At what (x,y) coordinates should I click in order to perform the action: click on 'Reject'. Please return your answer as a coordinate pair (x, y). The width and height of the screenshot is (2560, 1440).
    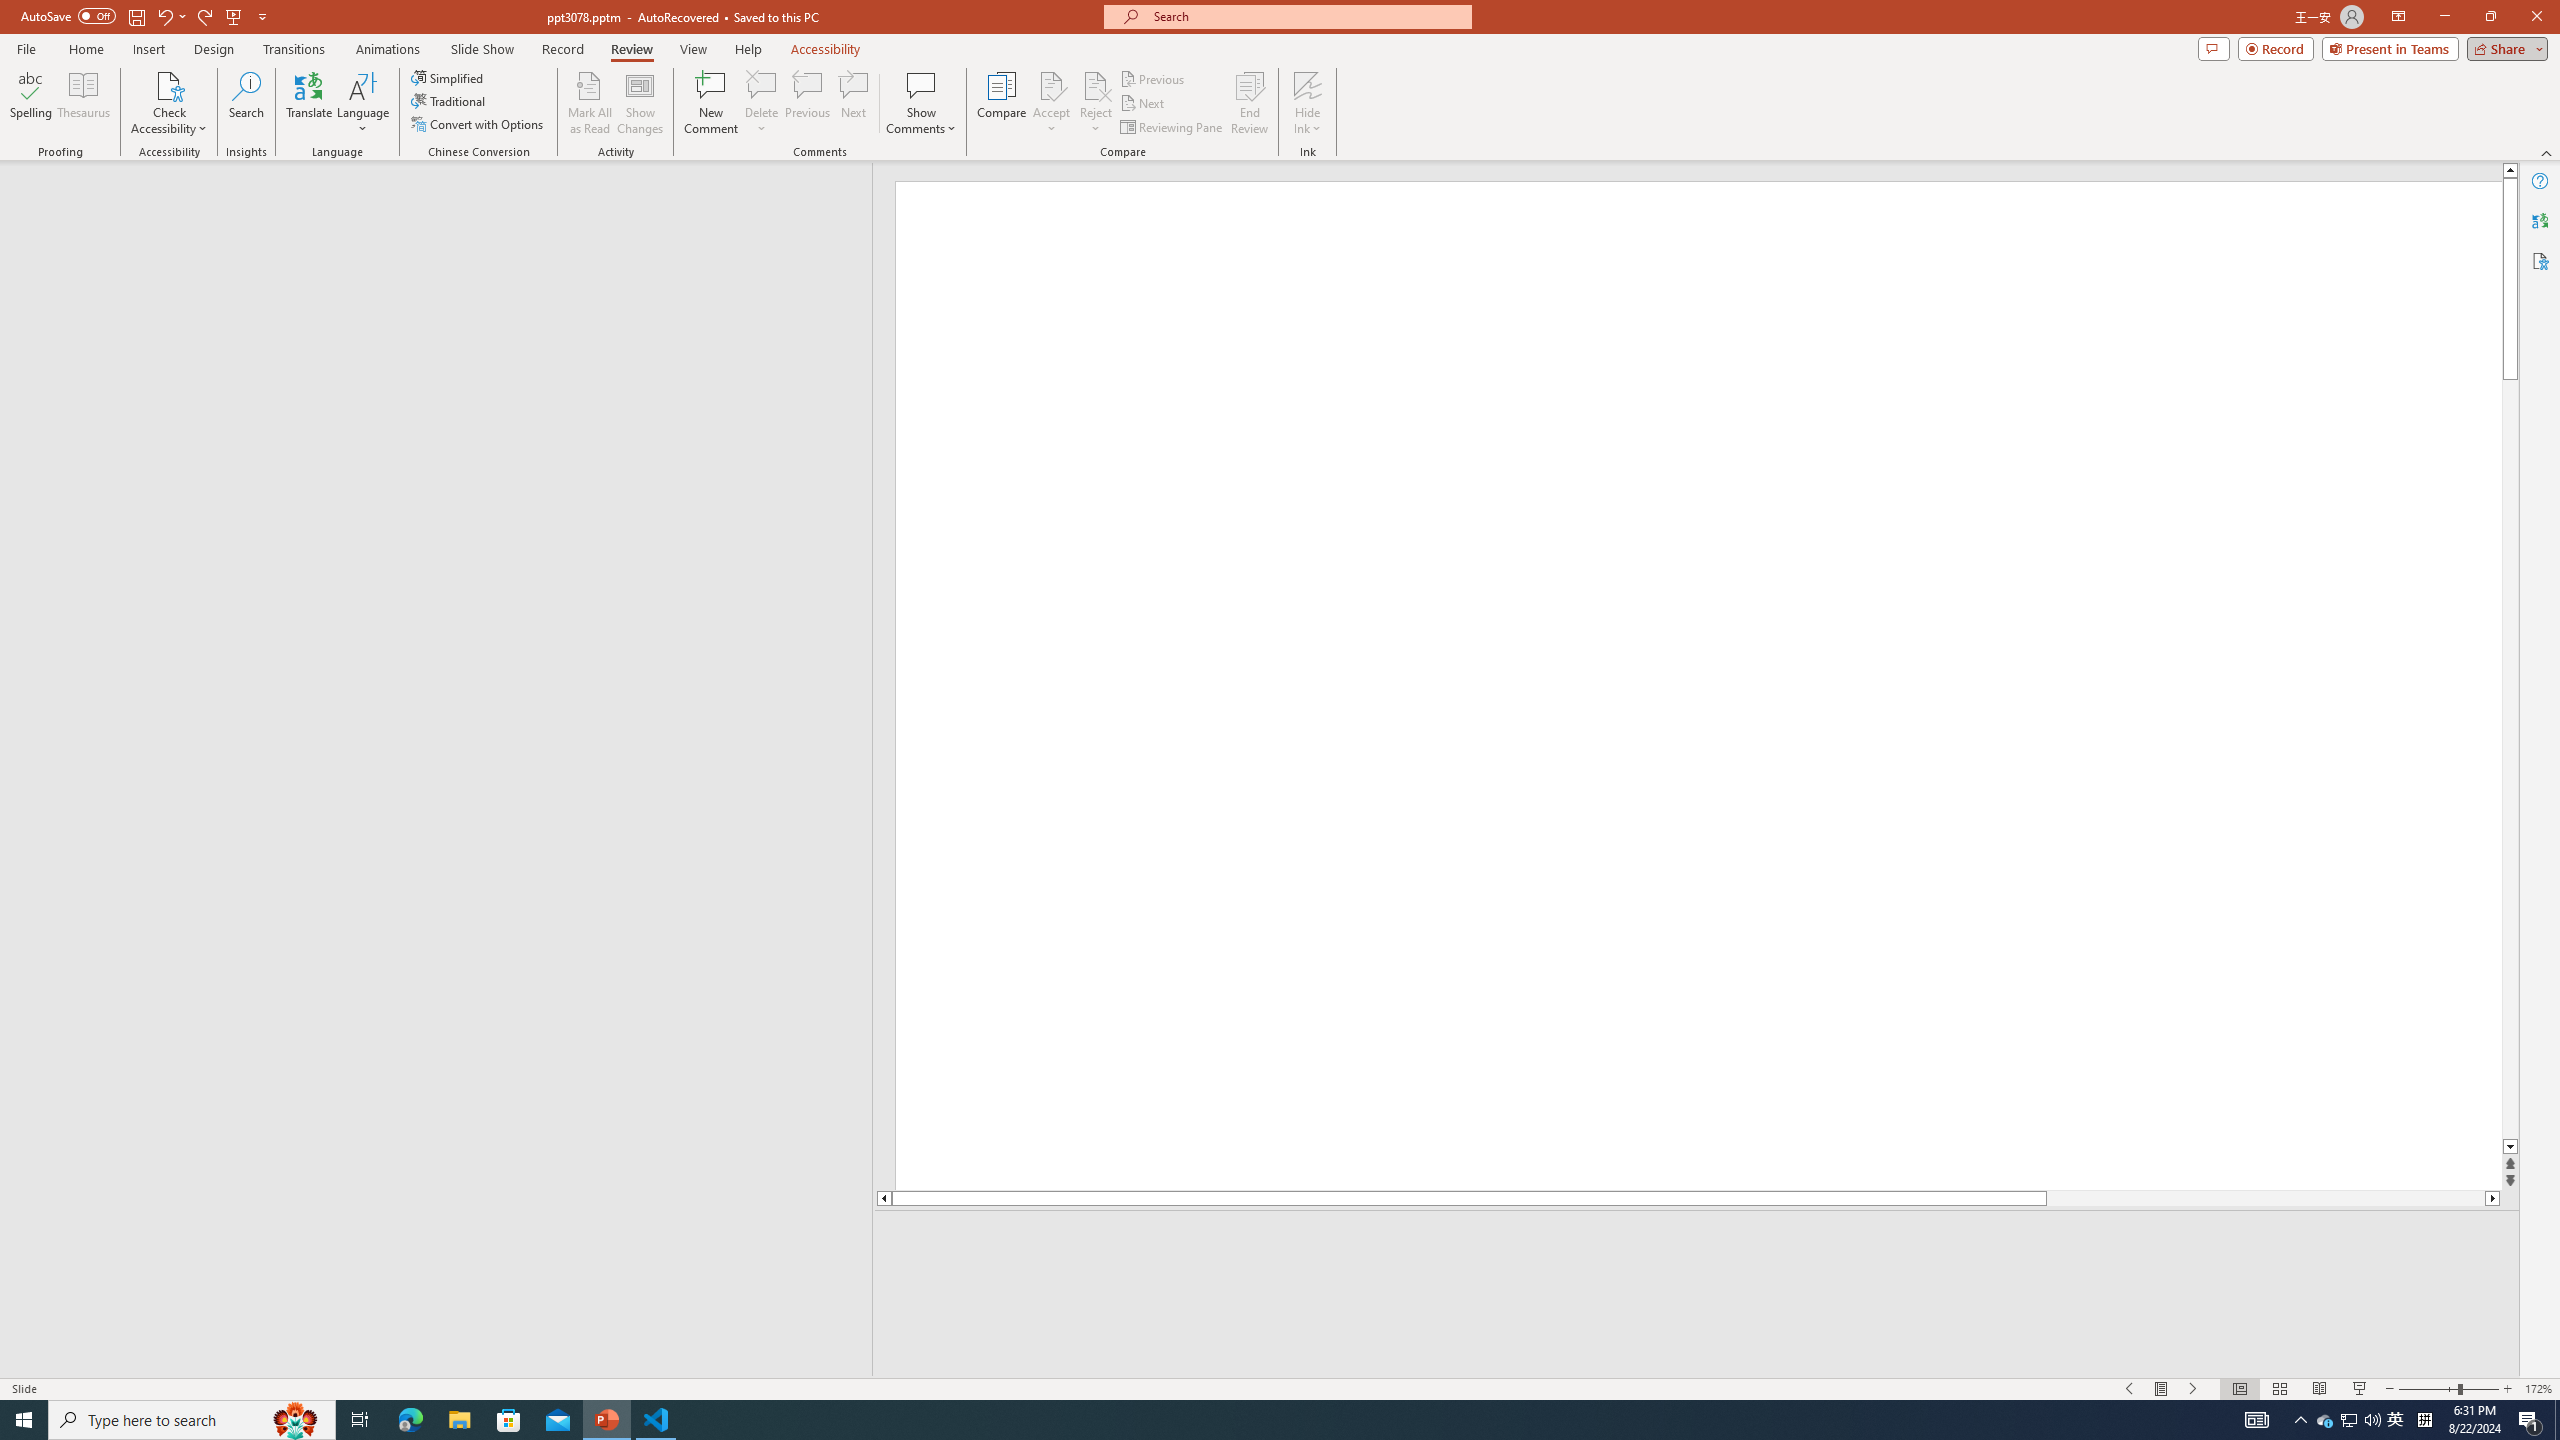
    Looking at the image, I should click on (1094, 103).